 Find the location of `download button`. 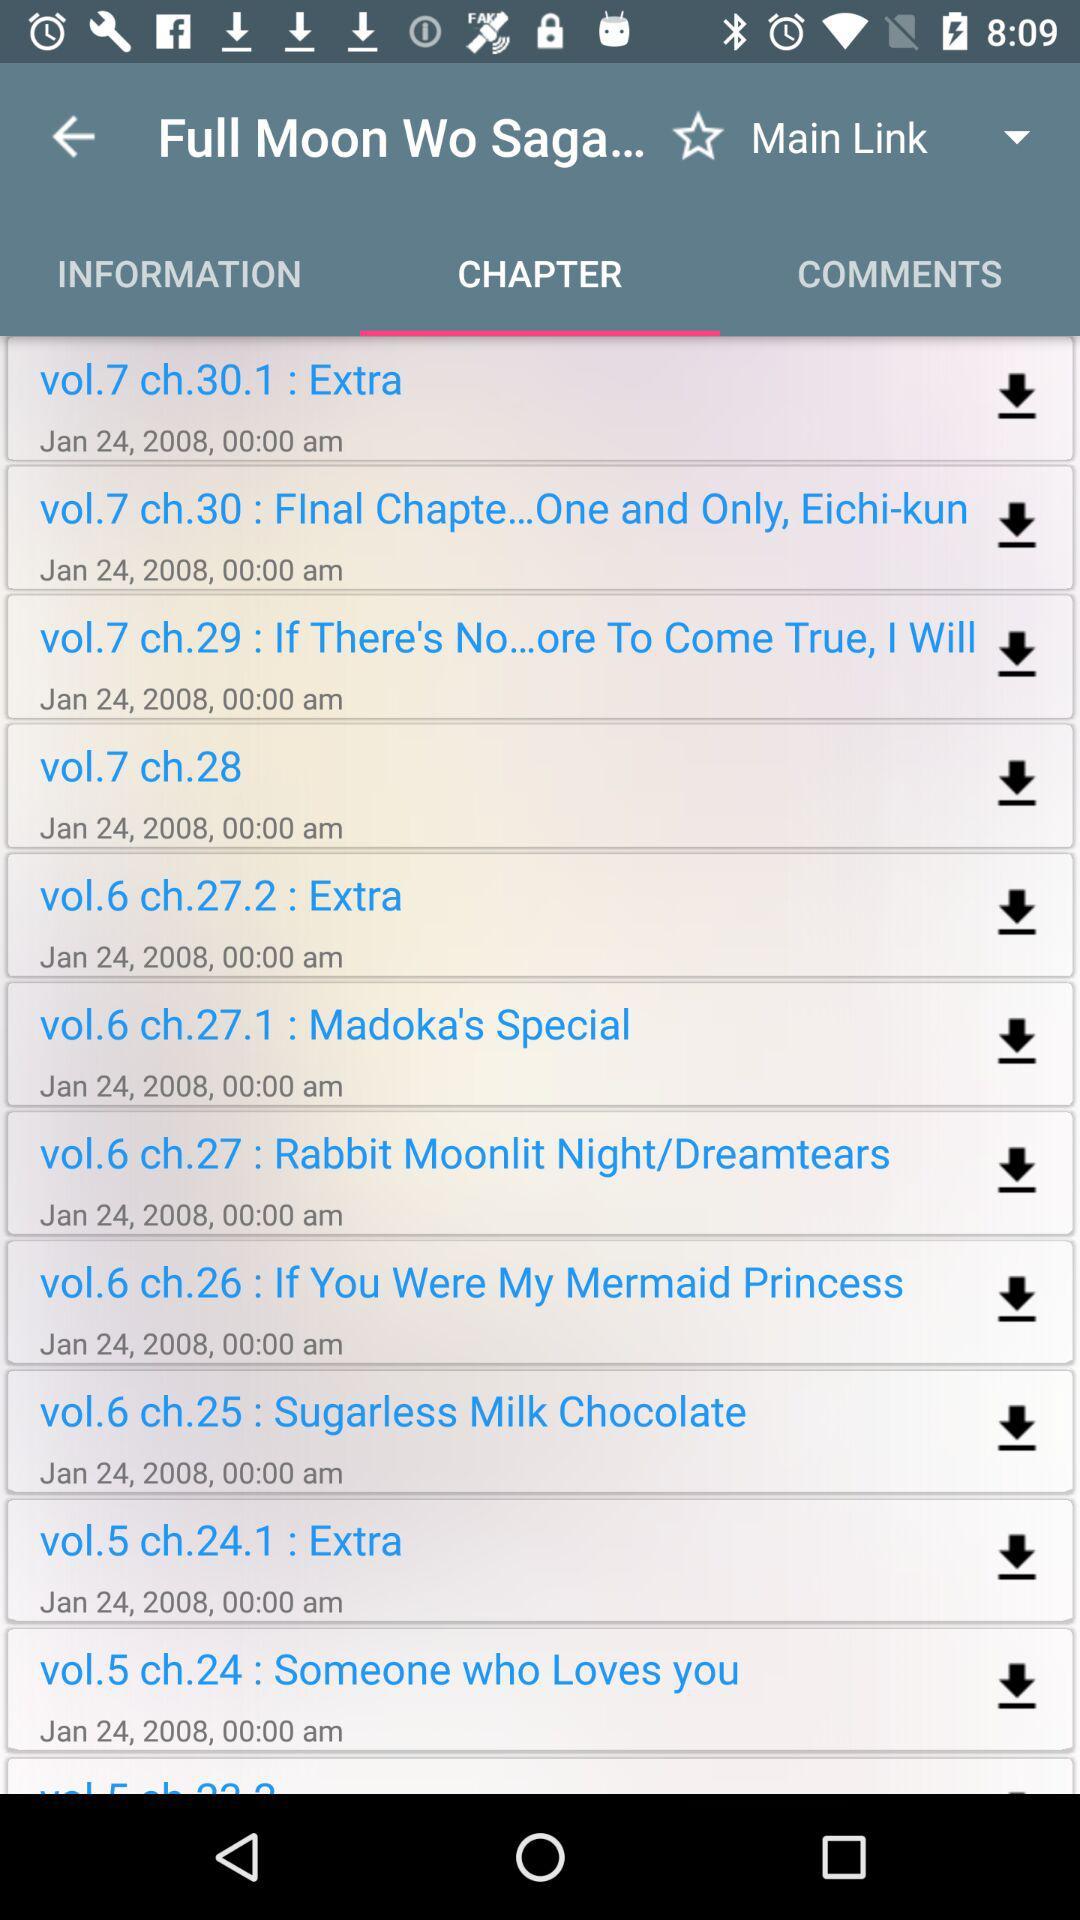

download button is located at coordinates (1017, 1300).